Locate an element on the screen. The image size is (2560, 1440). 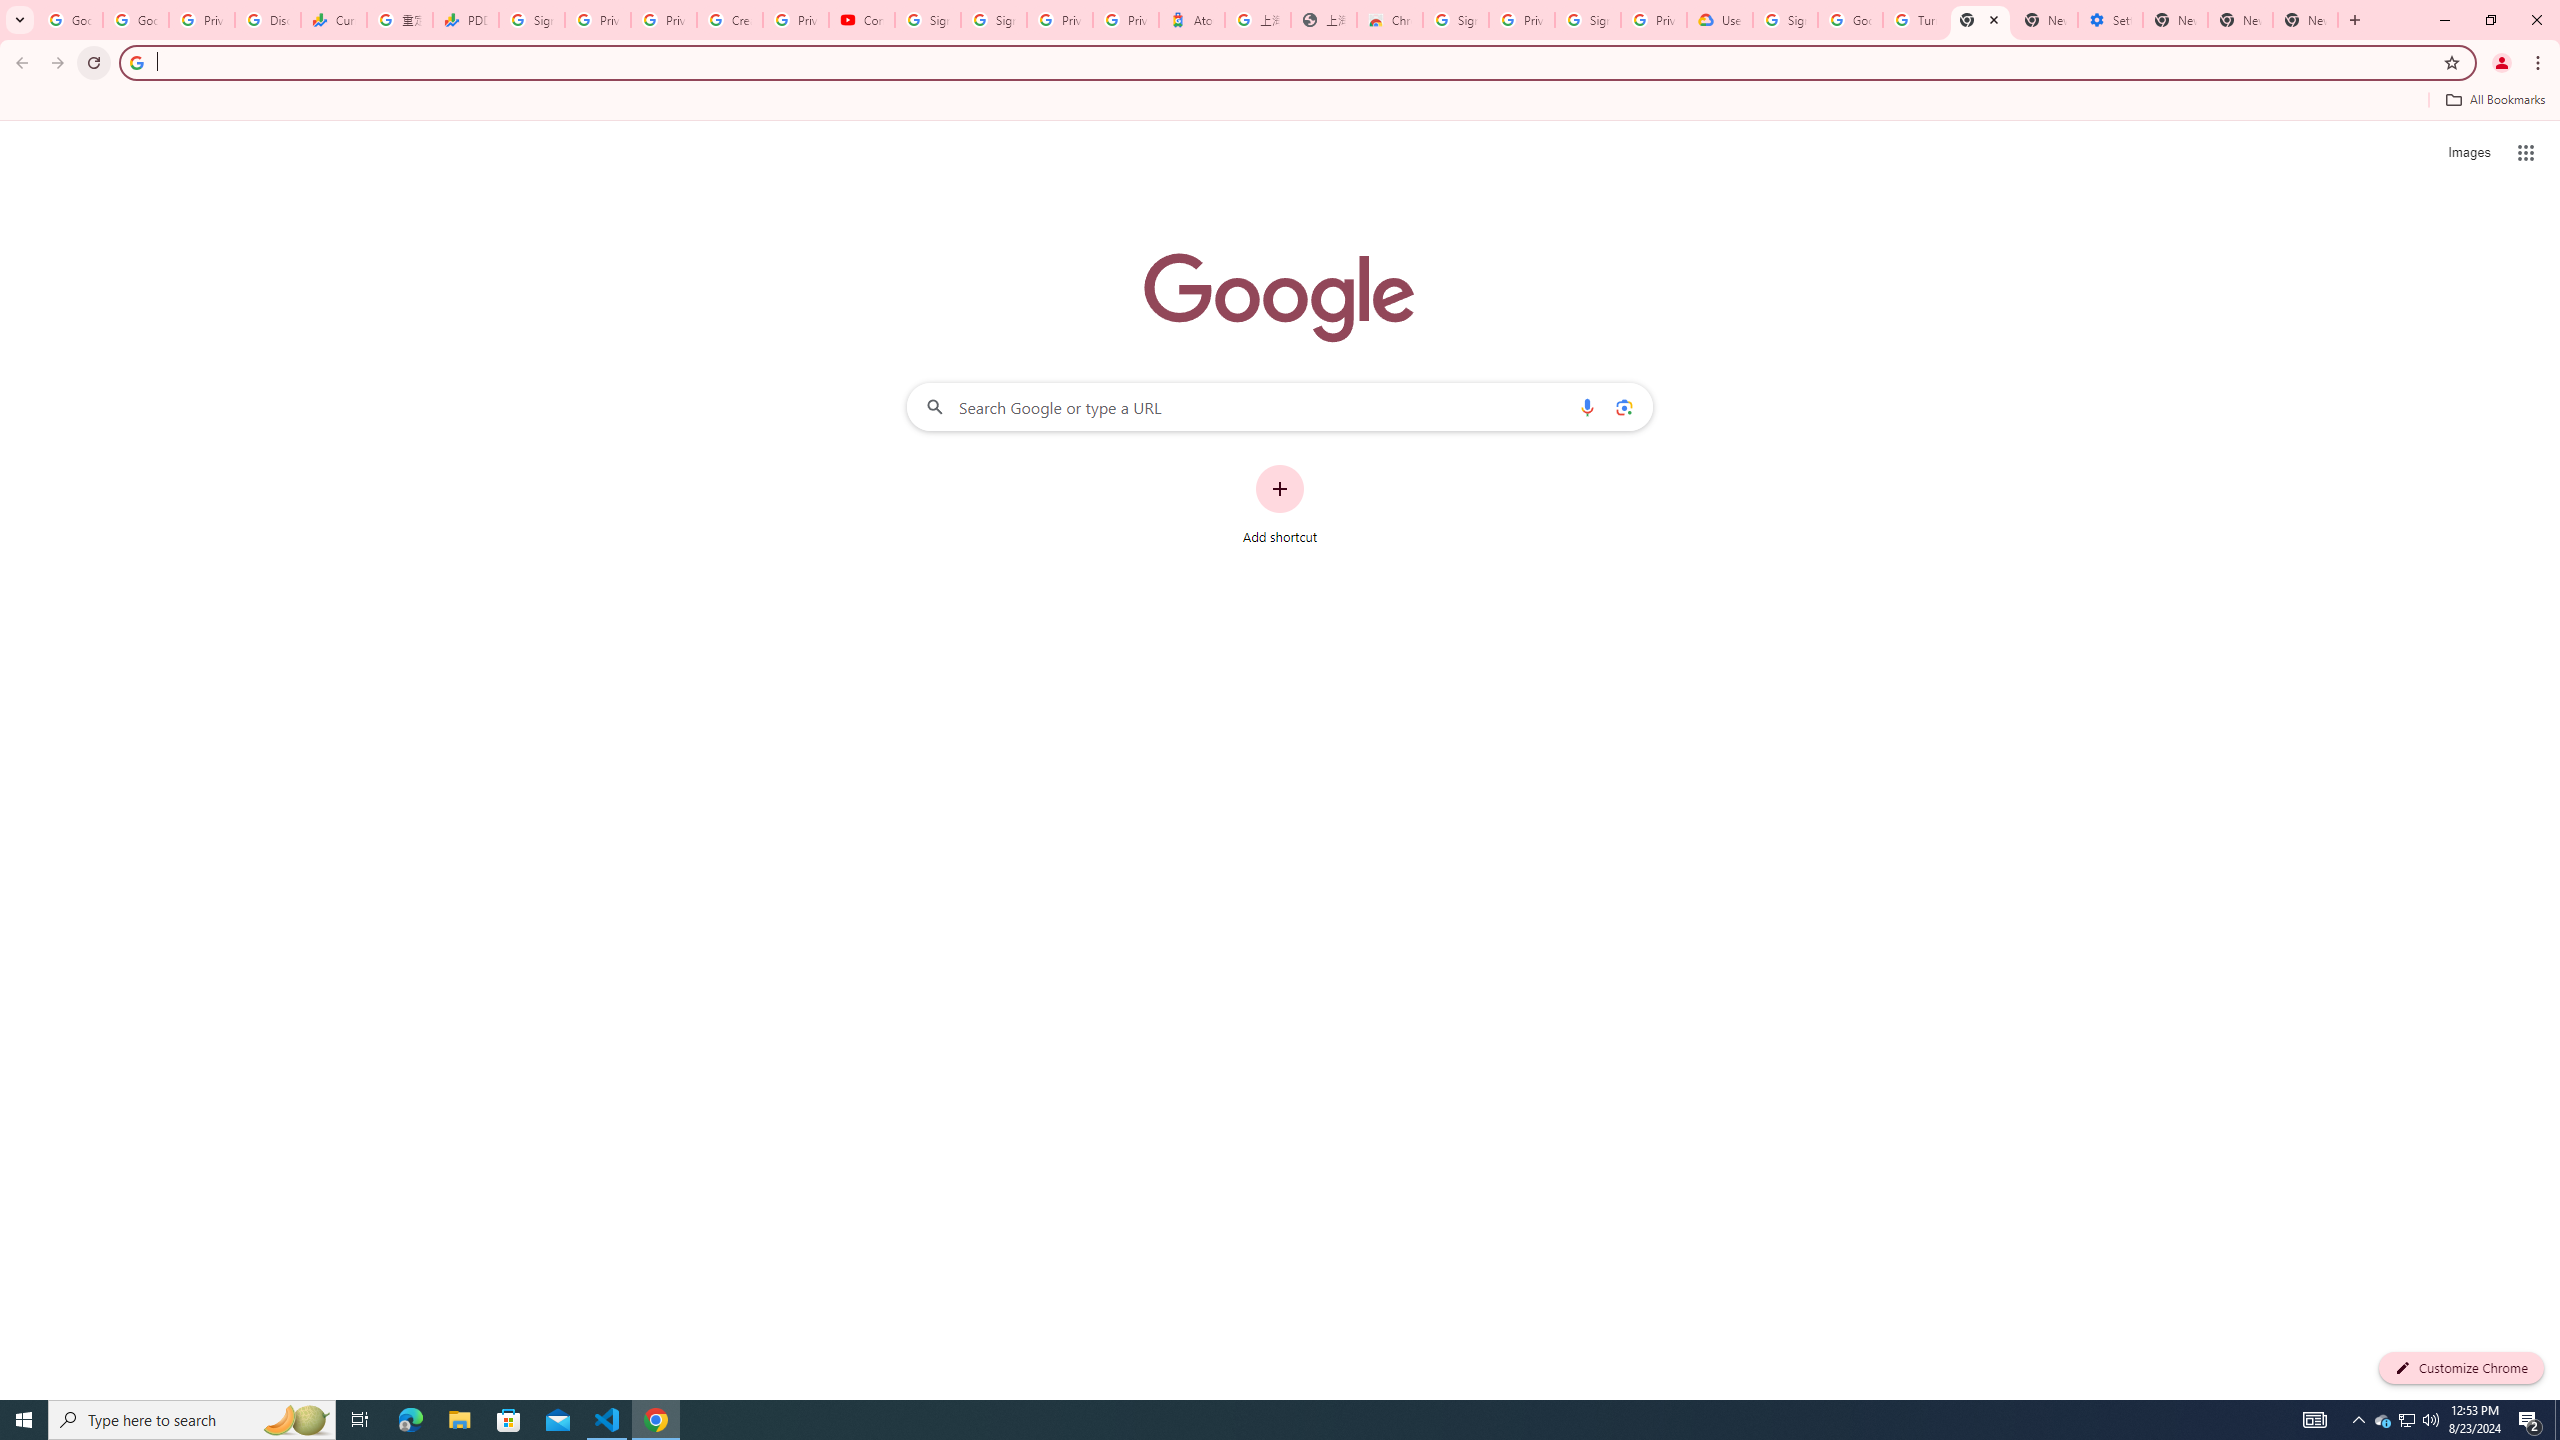
'Atour Hotel - Google hotels' is located at coordinates (1190, 19).